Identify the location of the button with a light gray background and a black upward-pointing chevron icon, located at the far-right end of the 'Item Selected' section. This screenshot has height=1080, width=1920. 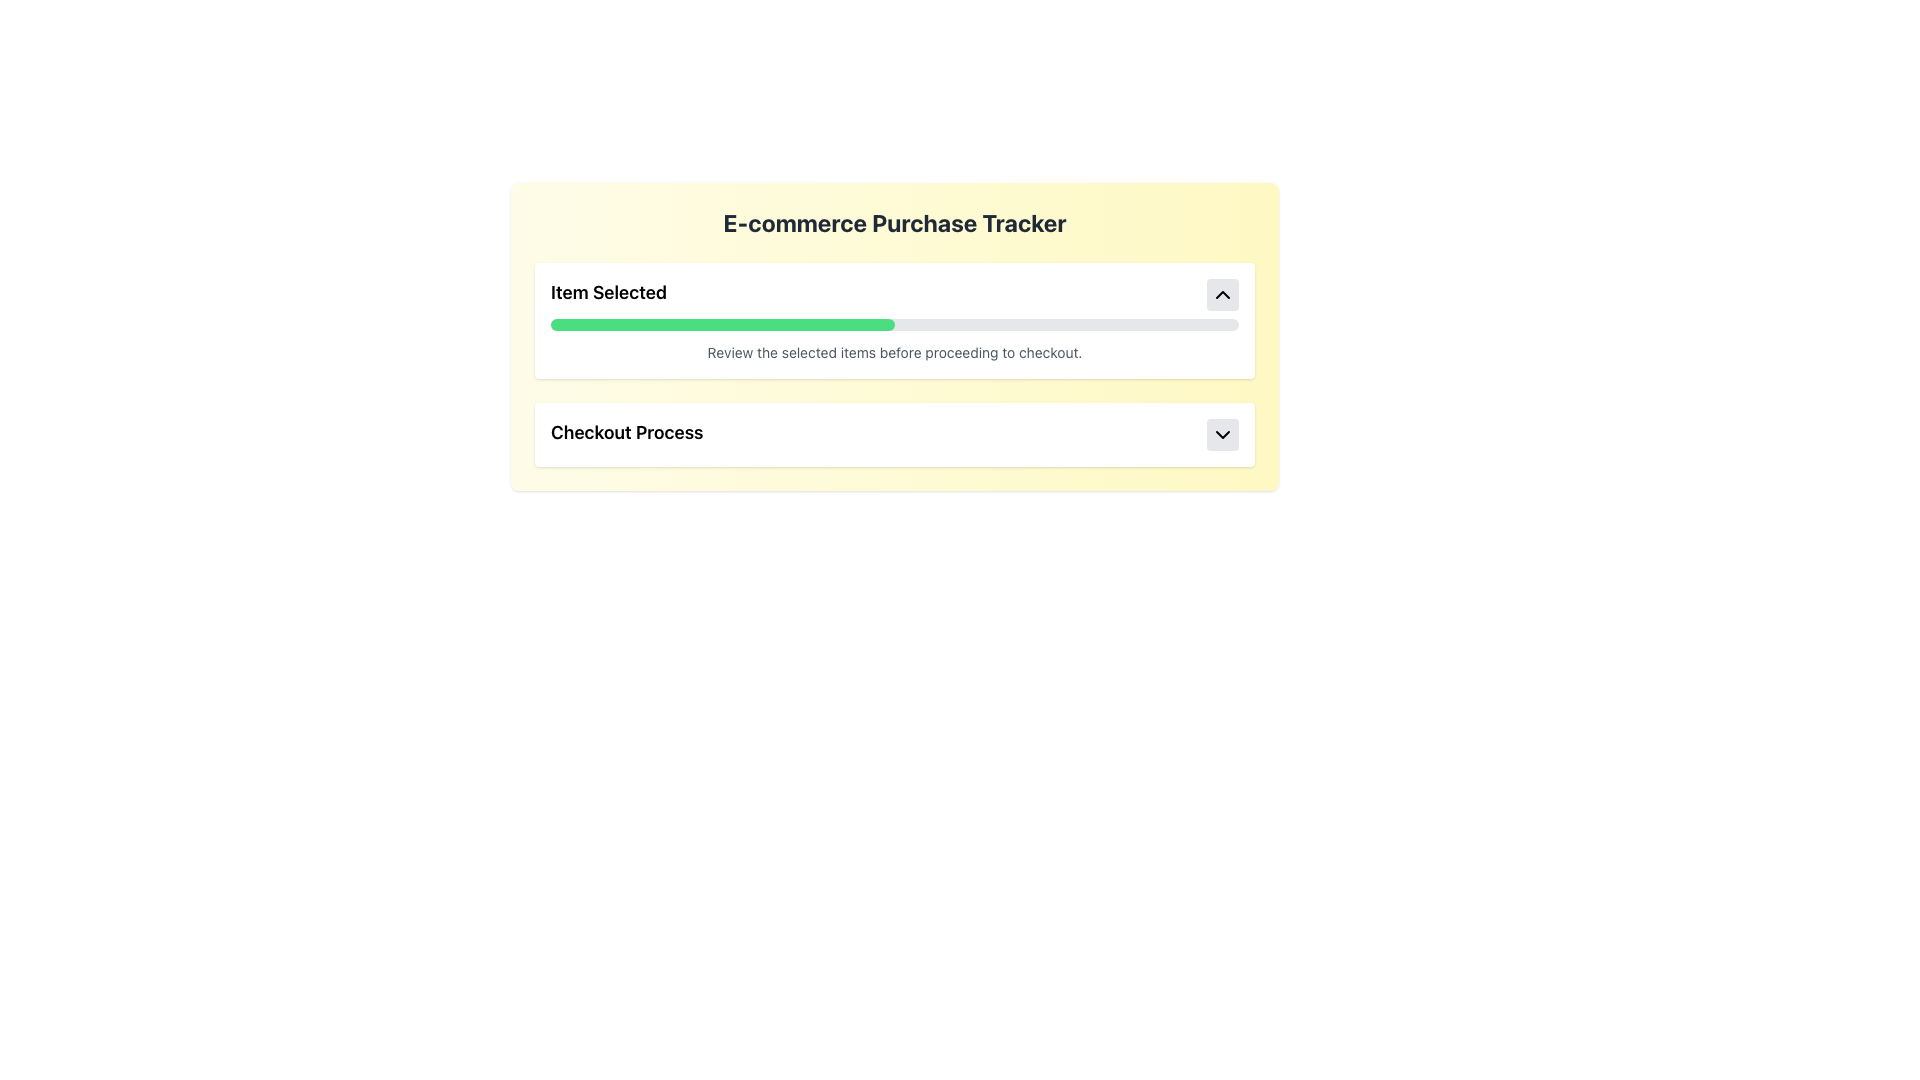
(1222, 294).